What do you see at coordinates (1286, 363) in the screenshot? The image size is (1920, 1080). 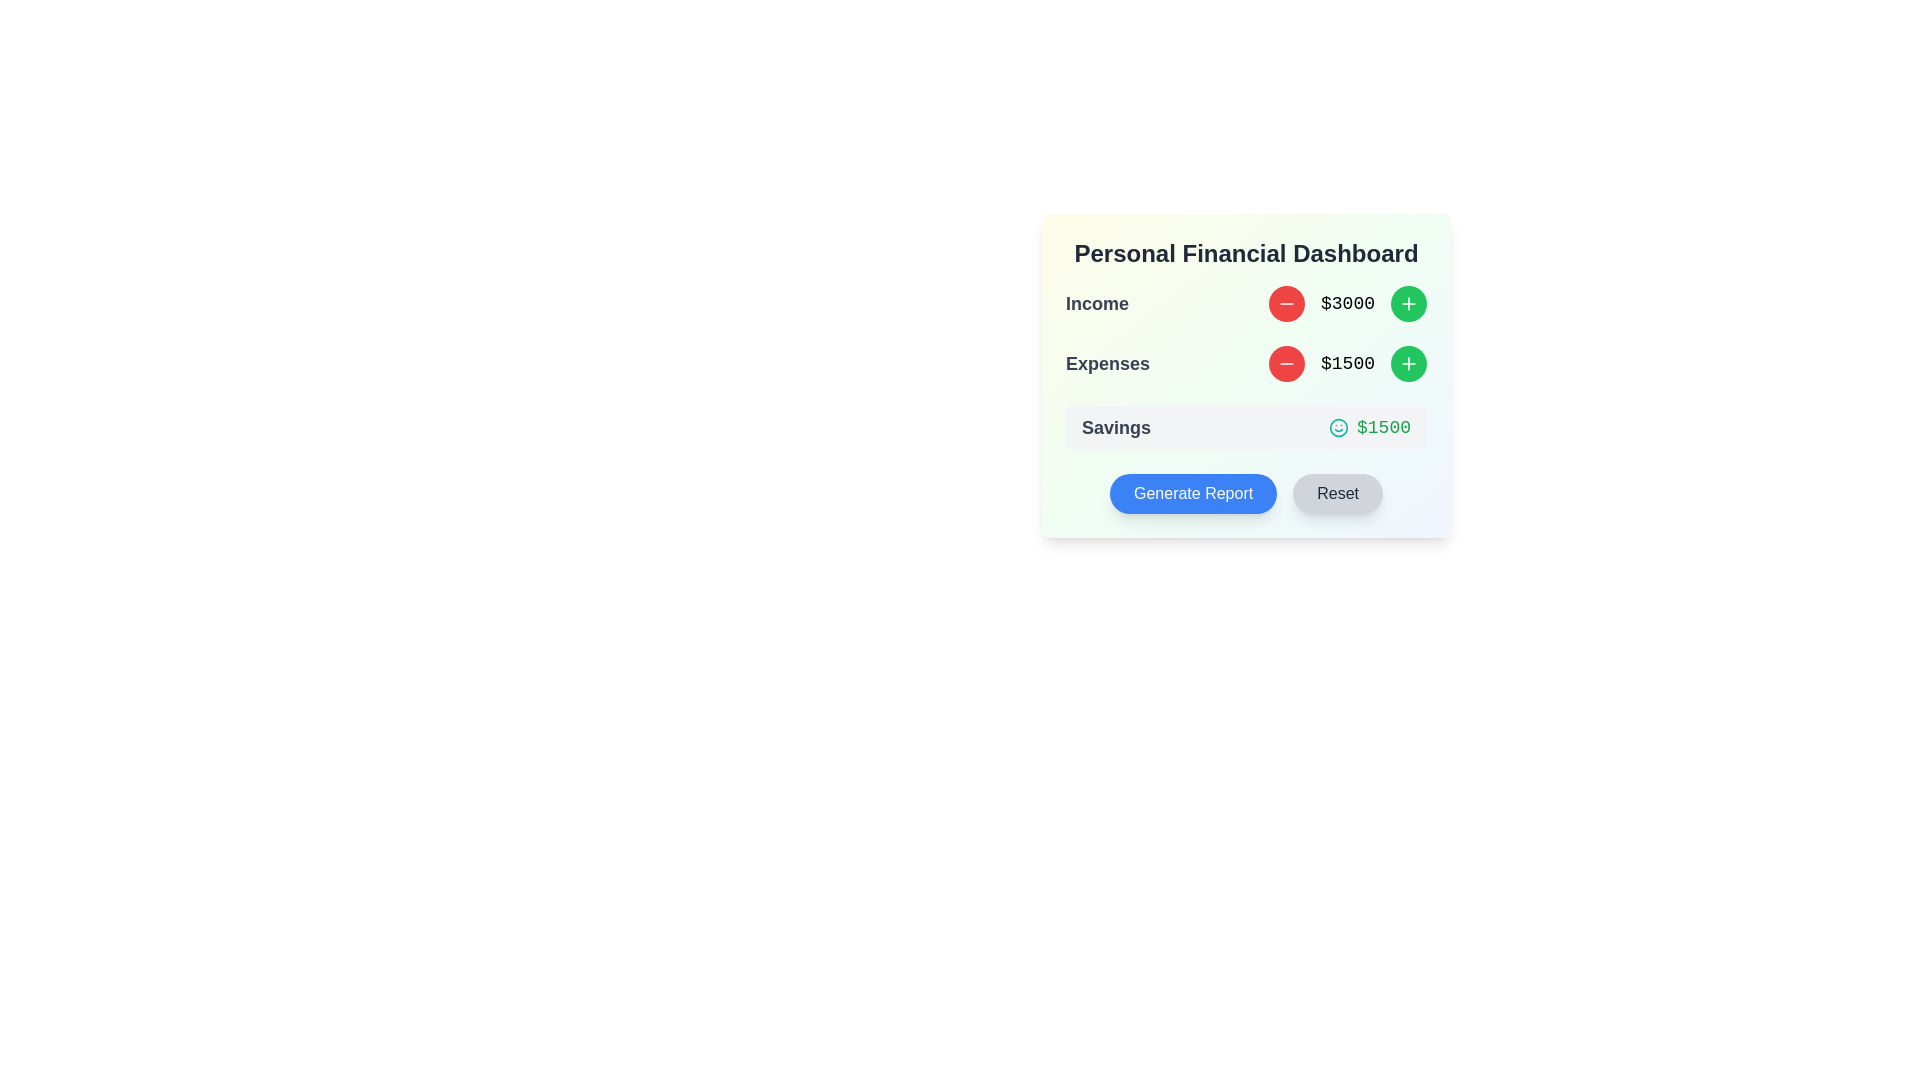 I see `the decrement action button in the 'Expenses' section` at bounding box center [1286, 363].